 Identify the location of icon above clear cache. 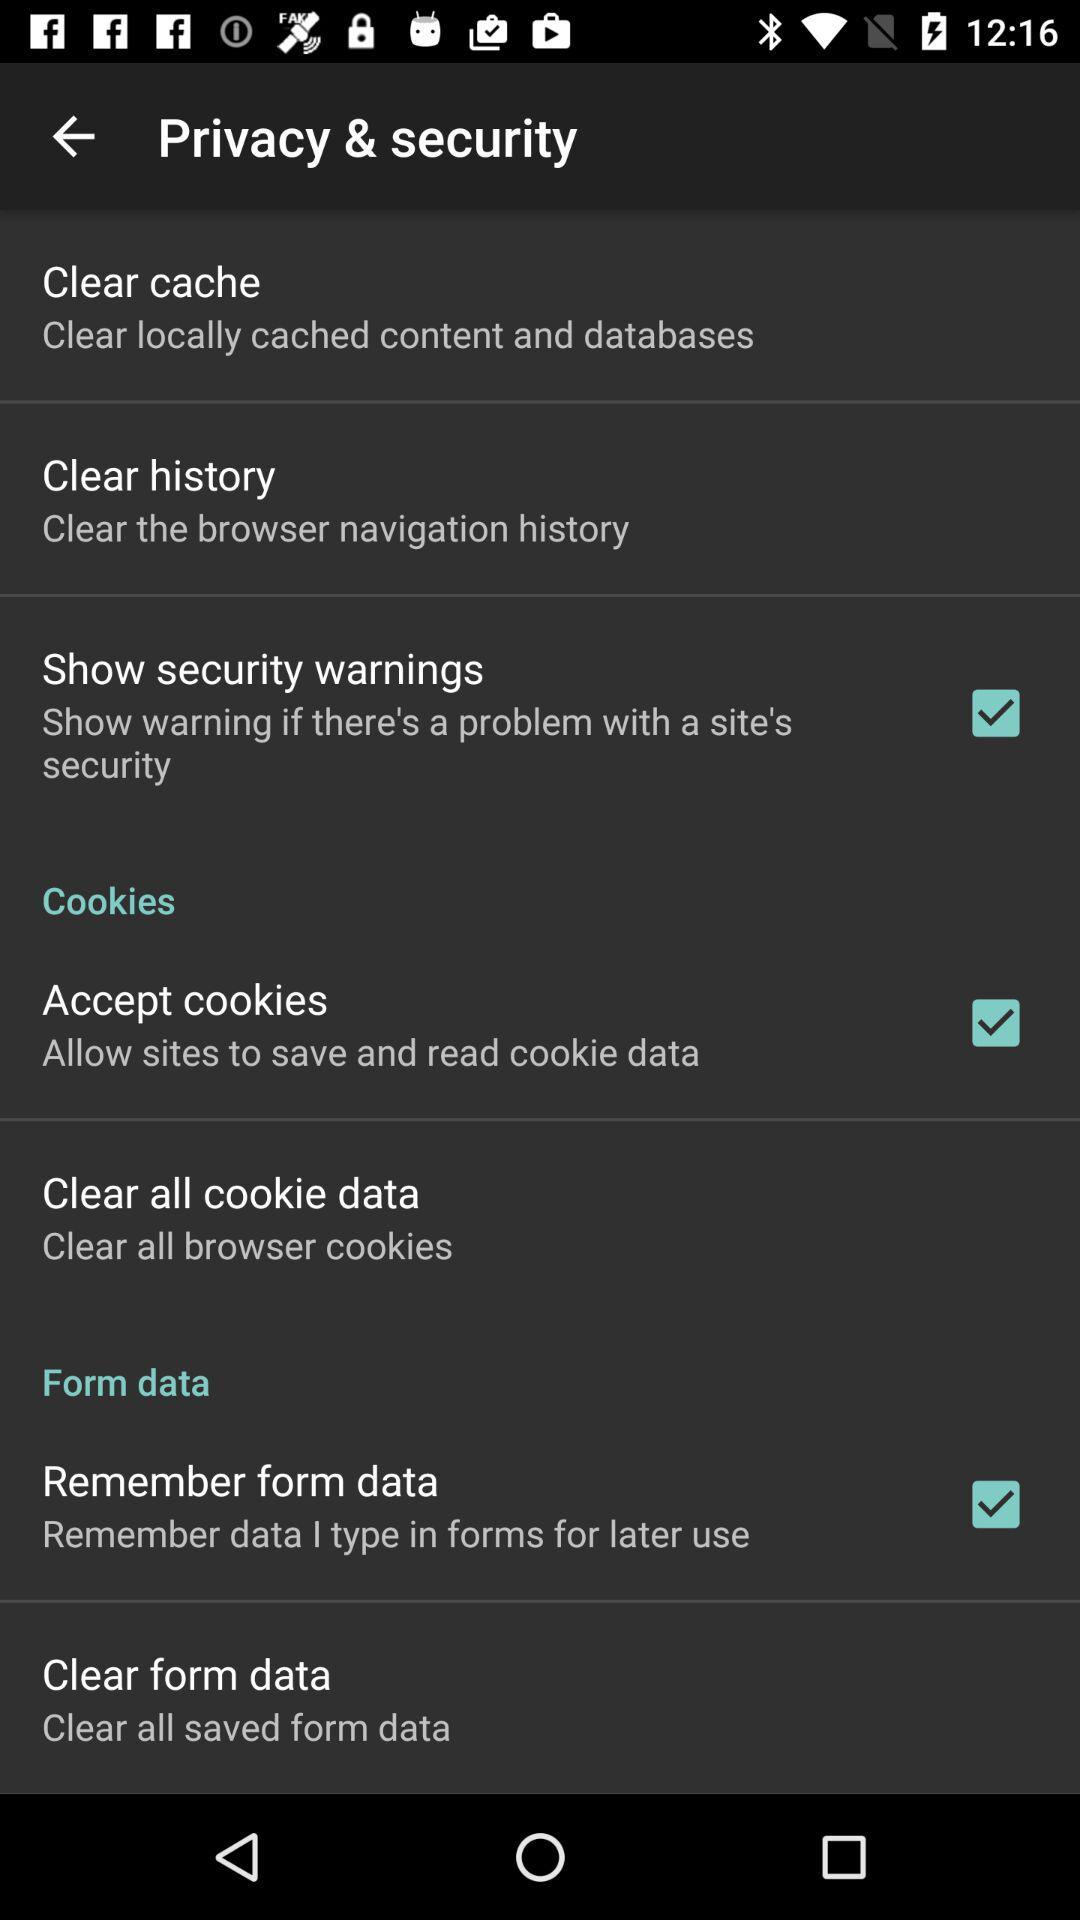
(72, 135).